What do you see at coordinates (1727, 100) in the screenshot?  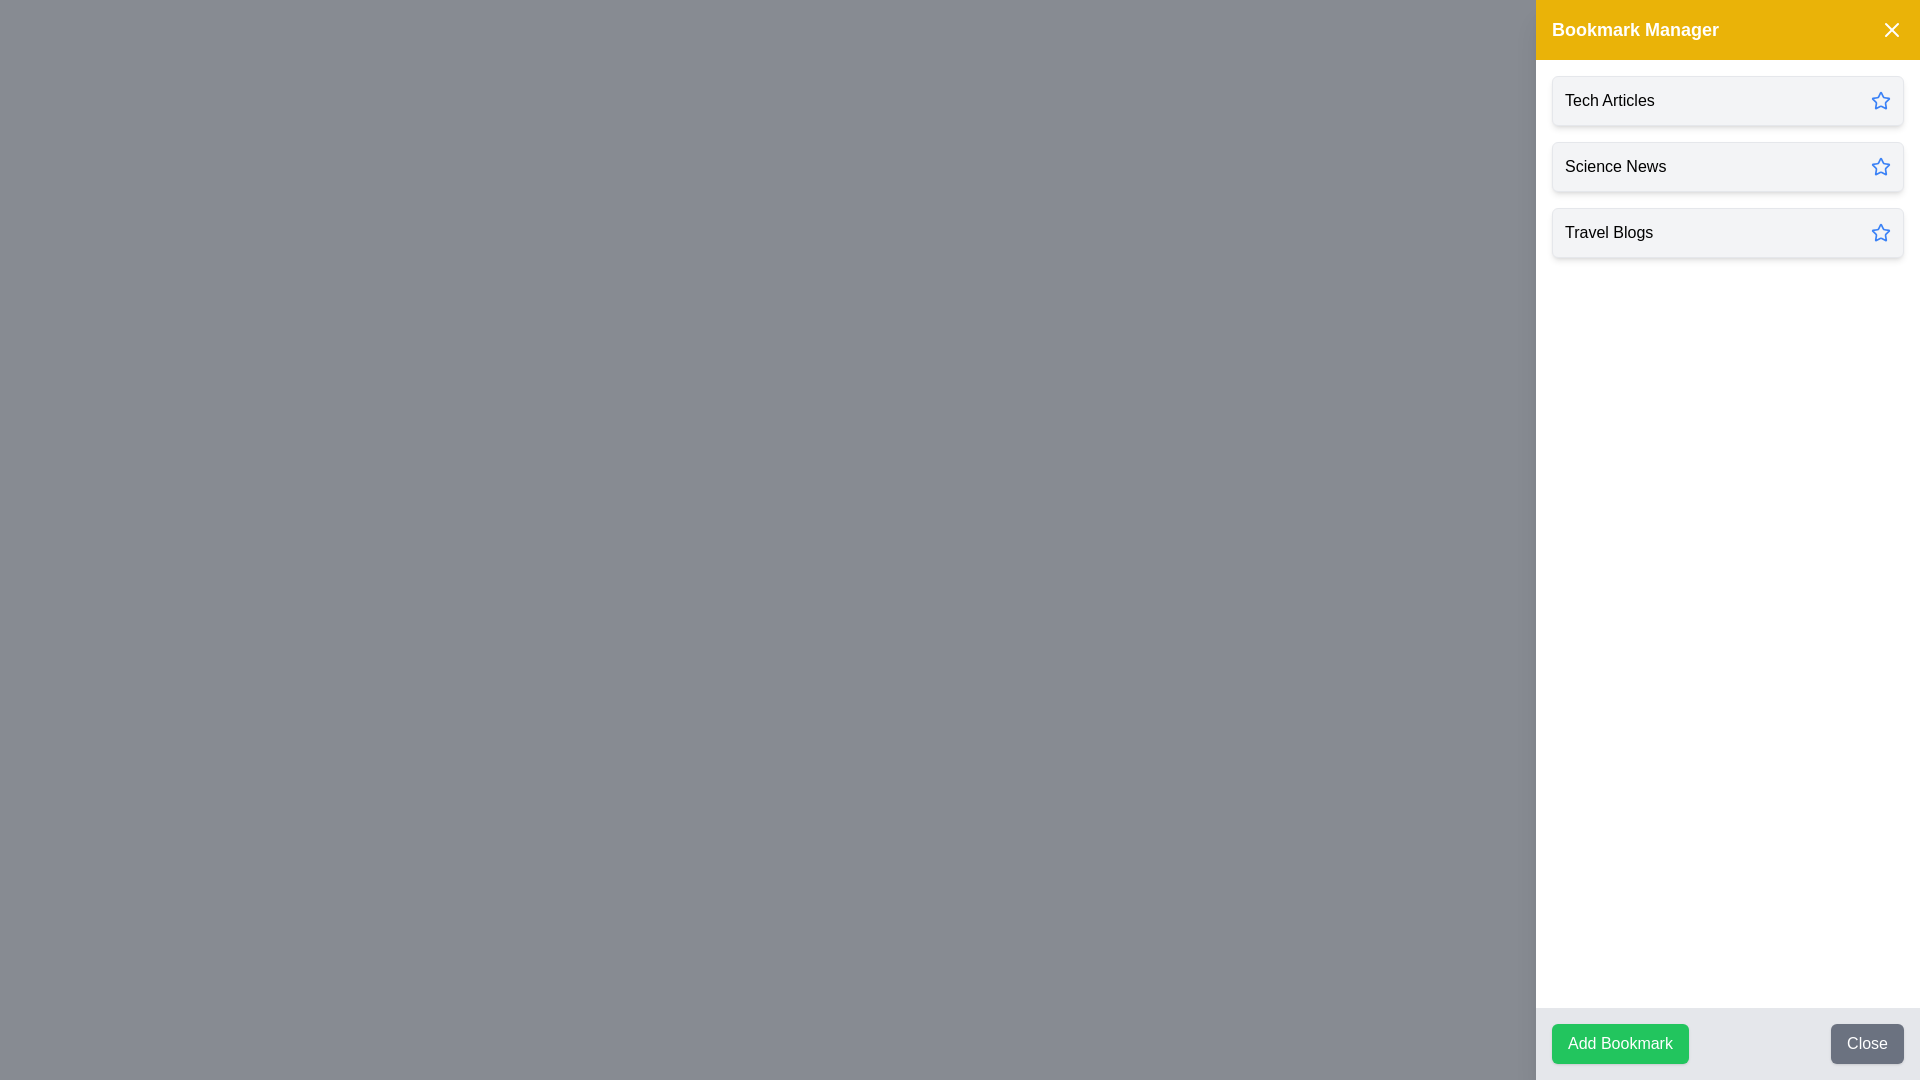 I see `the 'Tech Articles' list item in the Bookmark Manager sidebar` at bounding box center [1727, 100].